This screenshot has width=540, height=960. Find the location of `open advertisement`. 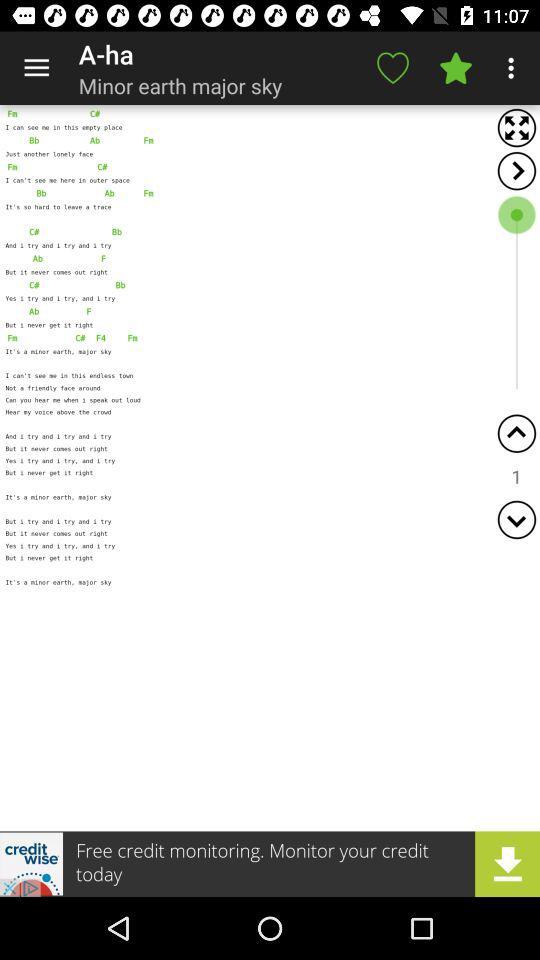

open advertisement is located at coordinates (270, 863).